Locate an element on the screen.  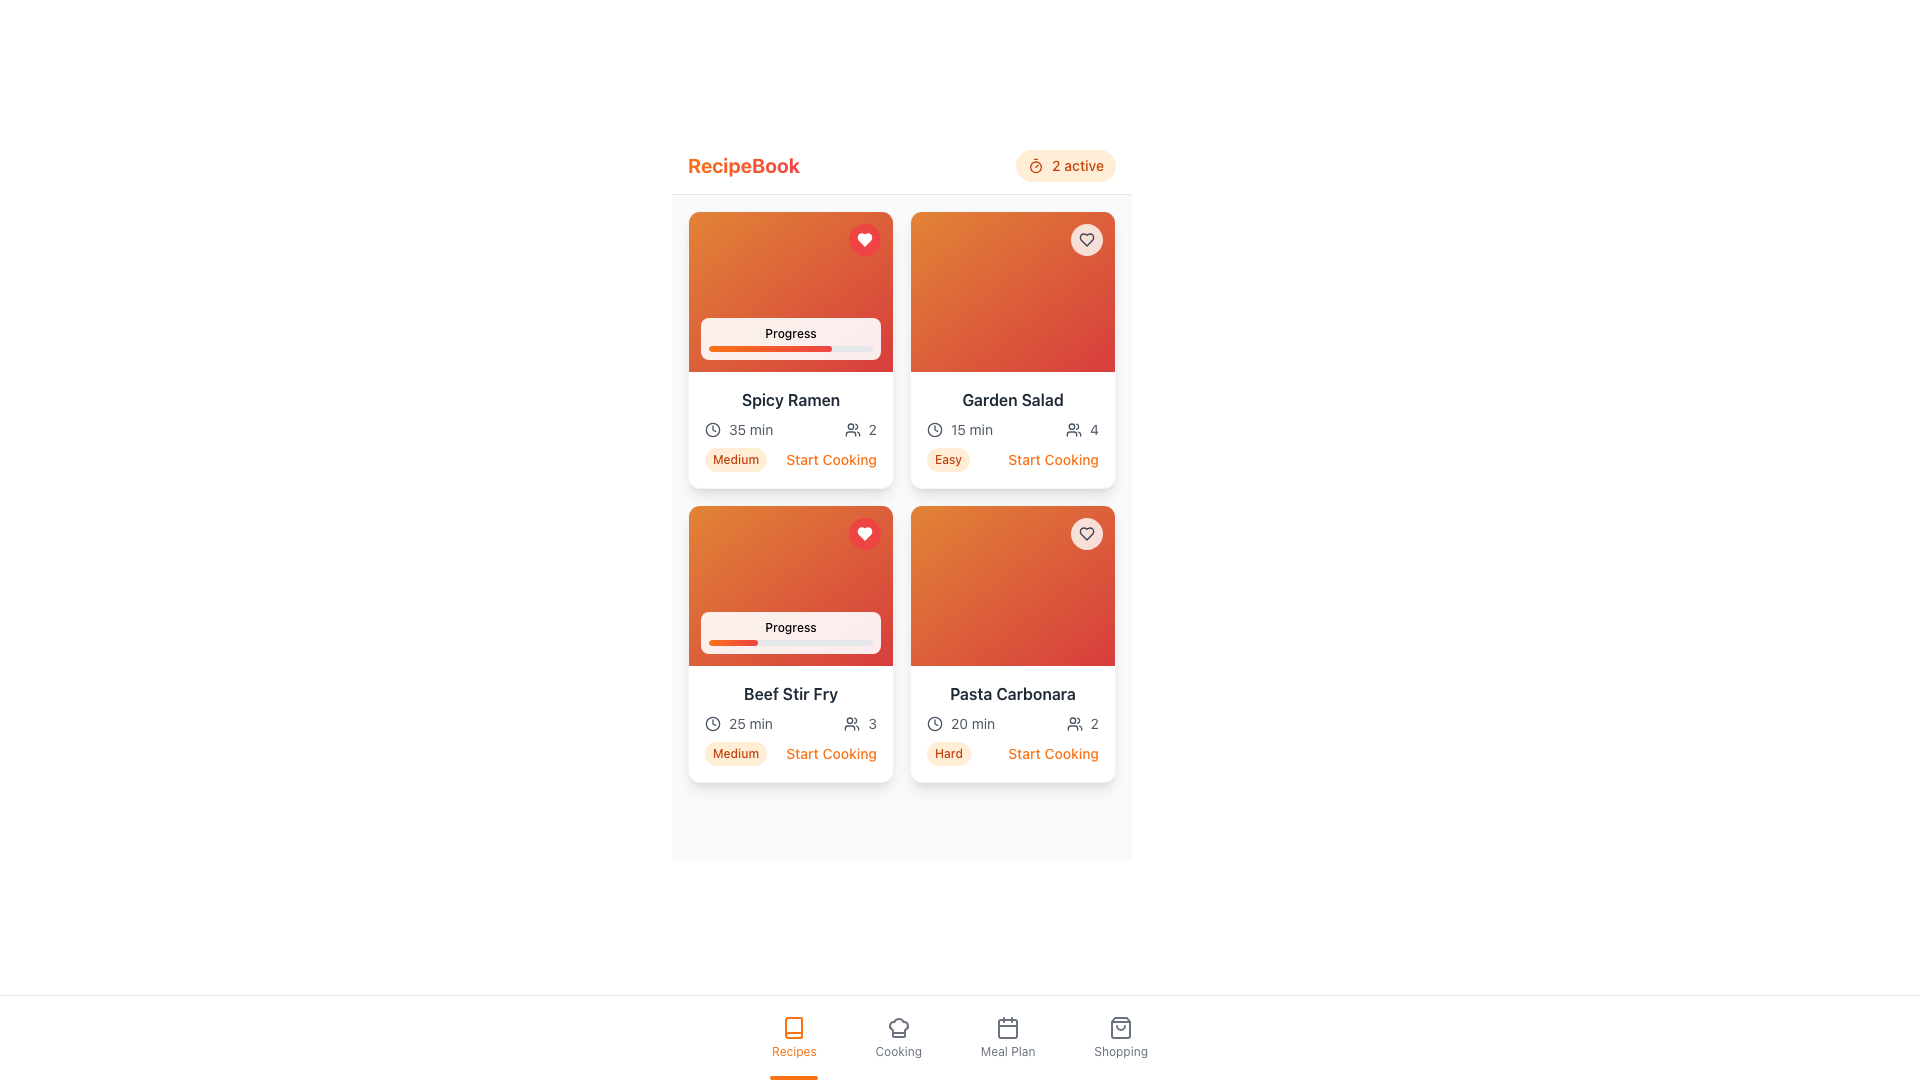
the first button in the bottom navigation bar is located at coordinates (793, 1036).